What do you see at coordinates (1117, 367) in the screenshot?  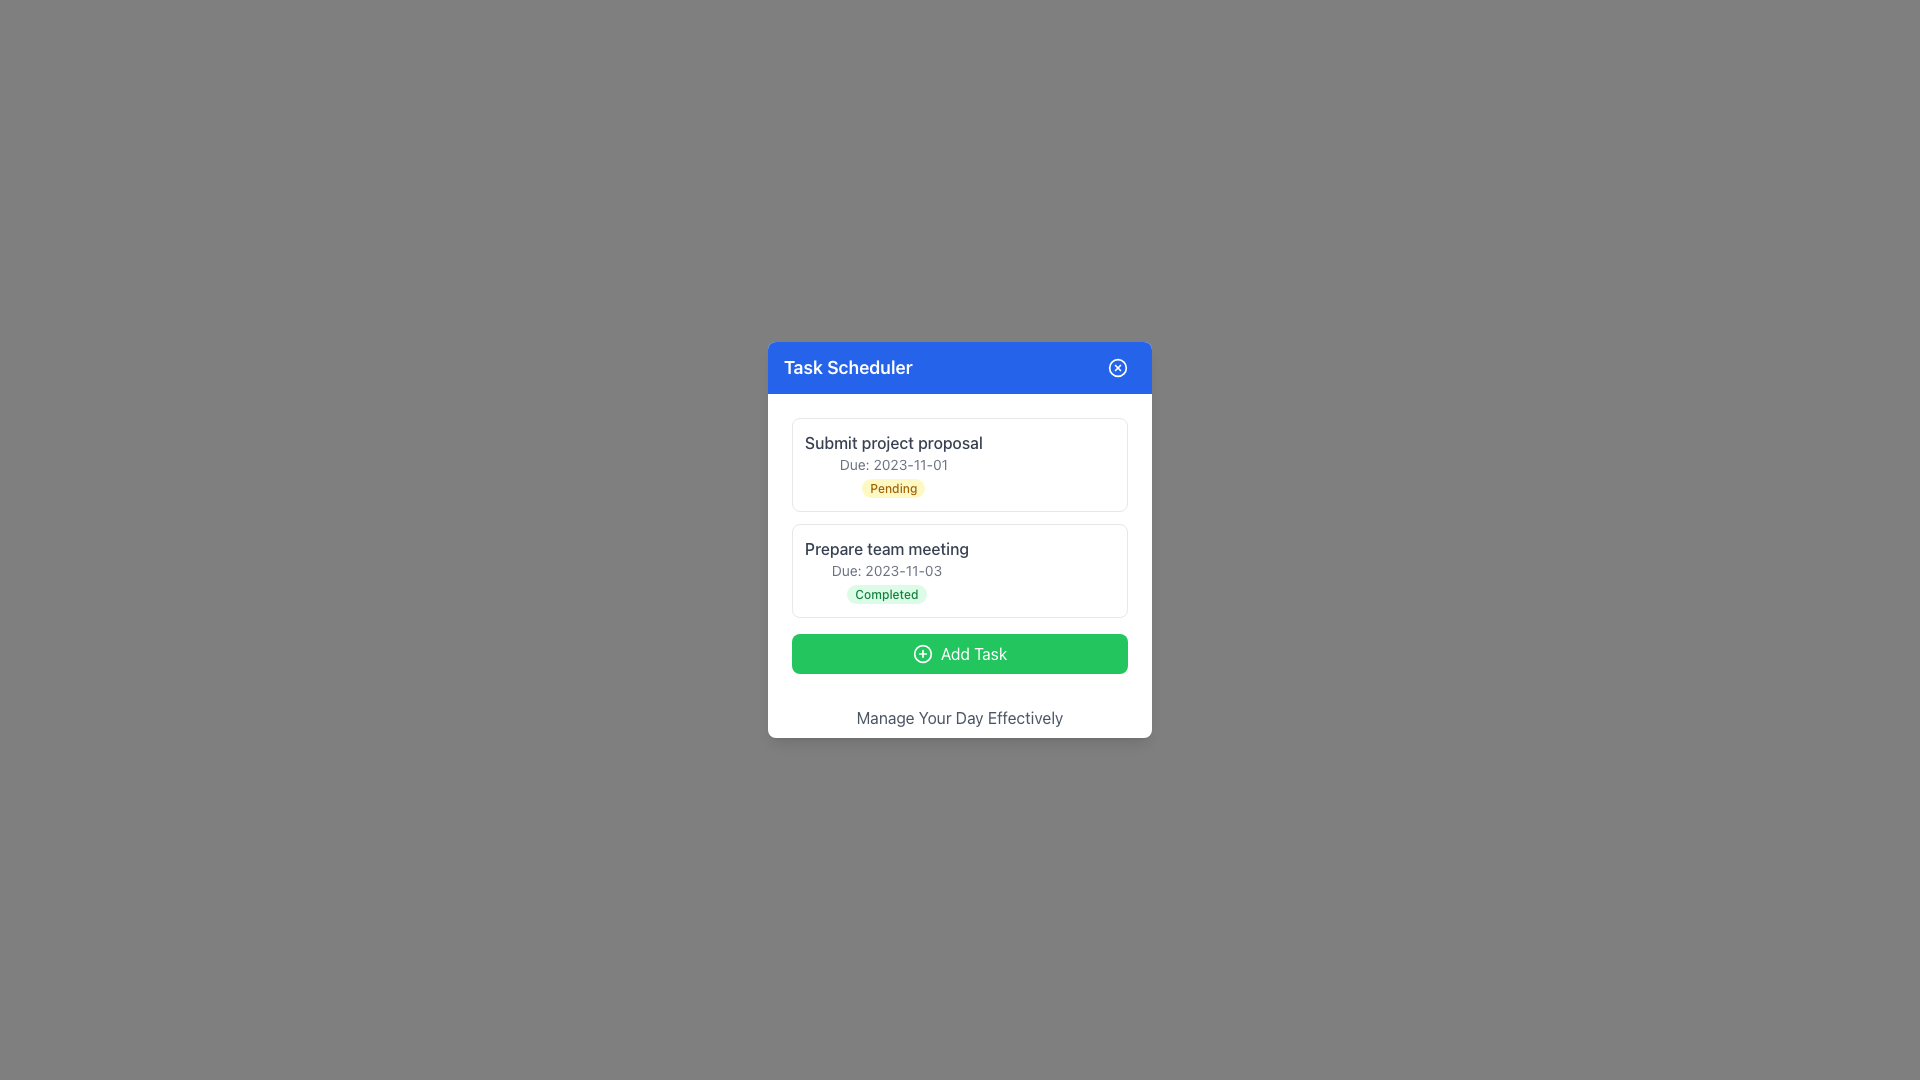 I see `the circular close button in the top right corner of the Task Scheduler interface, which is part of the SVG icon design` at bounding box center [1117, 367].